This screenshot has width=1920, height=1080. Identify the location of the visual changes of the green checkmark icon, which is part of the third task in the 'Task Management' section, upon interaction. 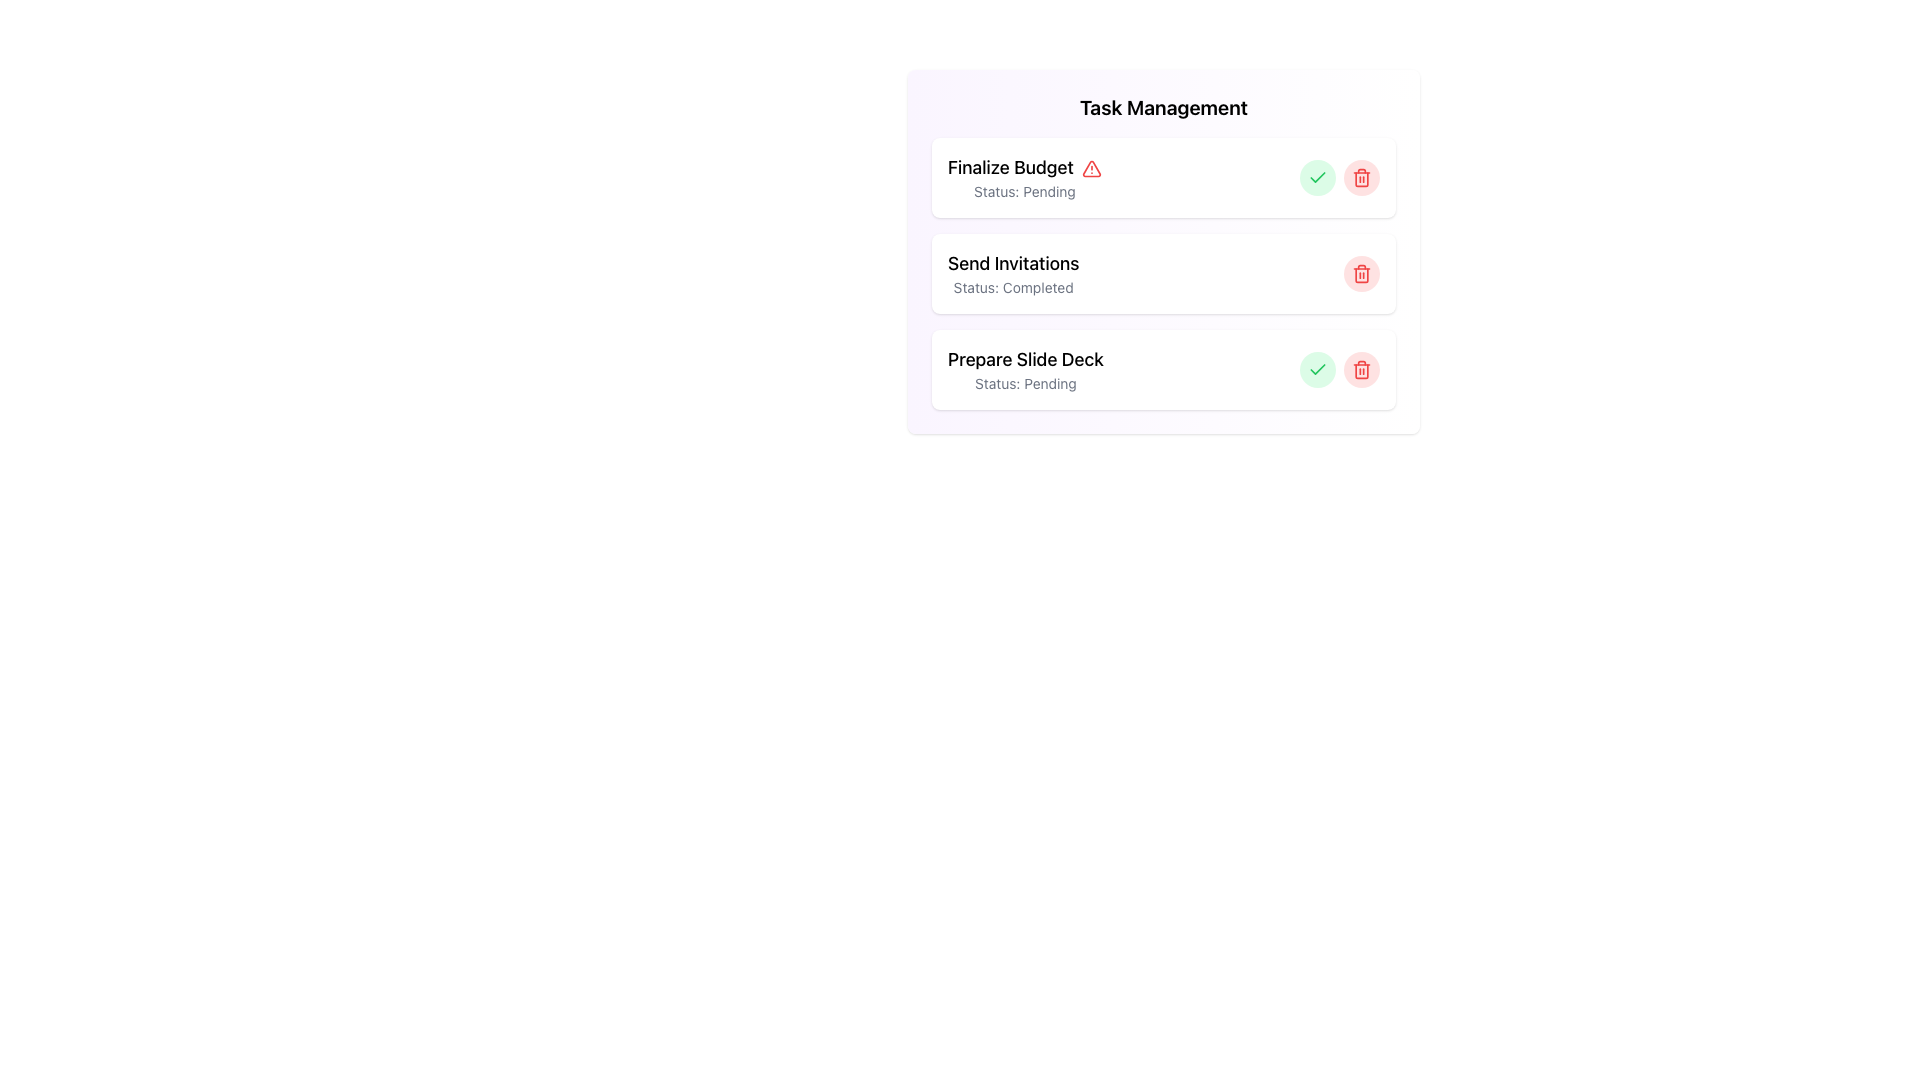
(1318, 176).